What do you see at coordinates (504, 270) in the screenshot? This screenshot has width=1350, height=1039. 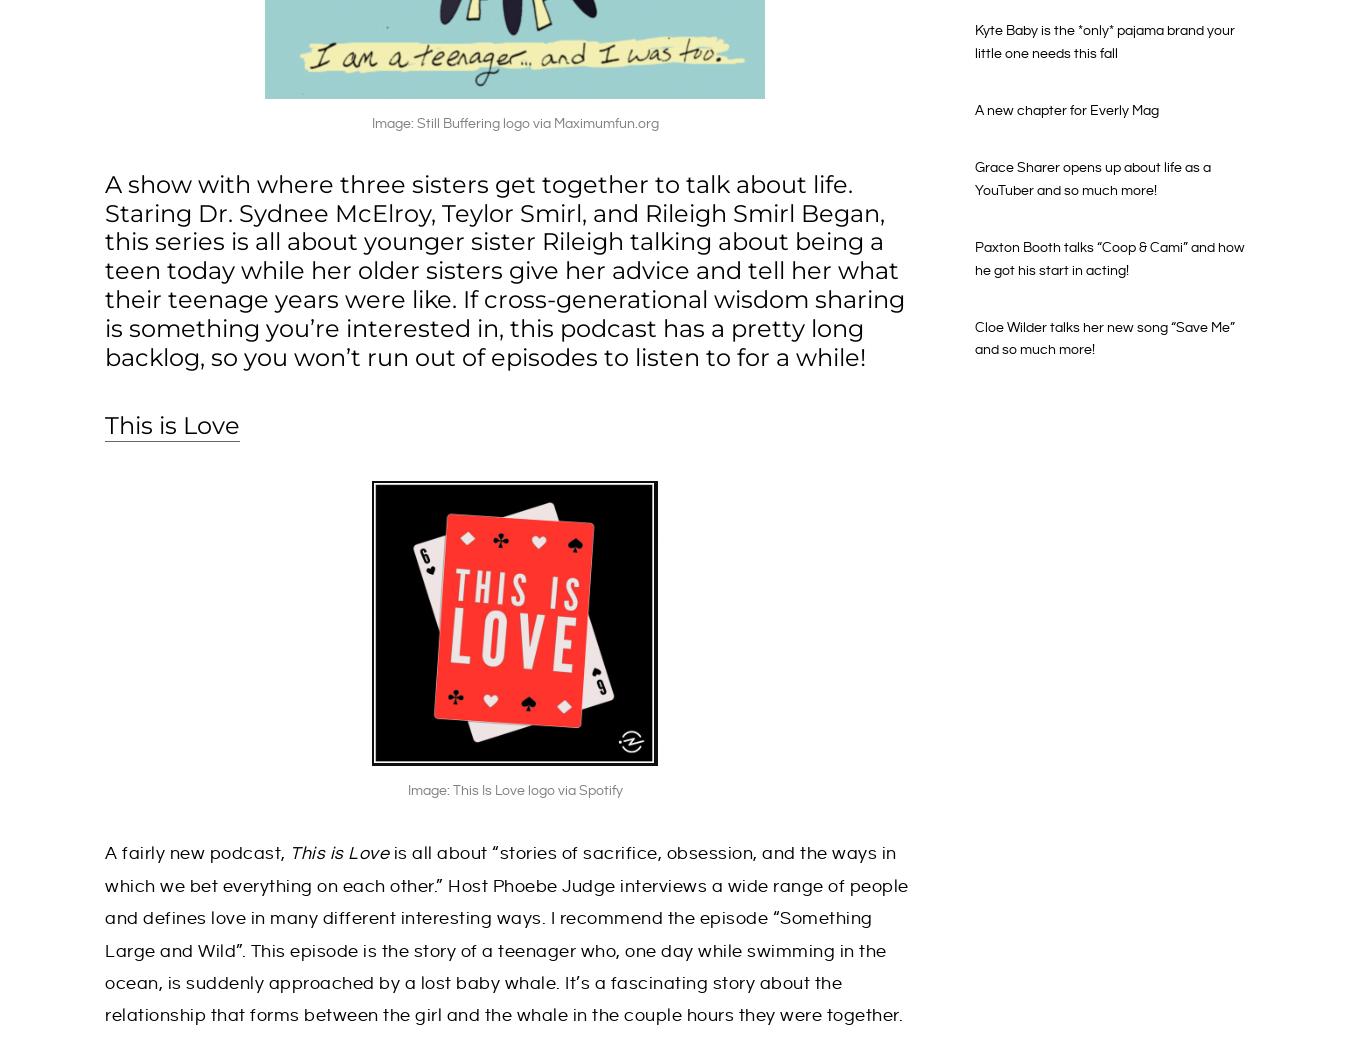 I see `'A show with where three sisters get together to talk about life. Staring Dr. Sydnee McElroy, Teylor Smirl, and Rileigh Smirl Began, this series is all about younger sister Rileigh talking about being a teen today while her older sisters give her advice and tell her what their teenage years were like. If cross-generational wisdom sharing is something you’re interested in, this podcast has a pretty long backlog, so you won’t run out of episodes to listen to for a while!'` at bounding box center [504, 270].